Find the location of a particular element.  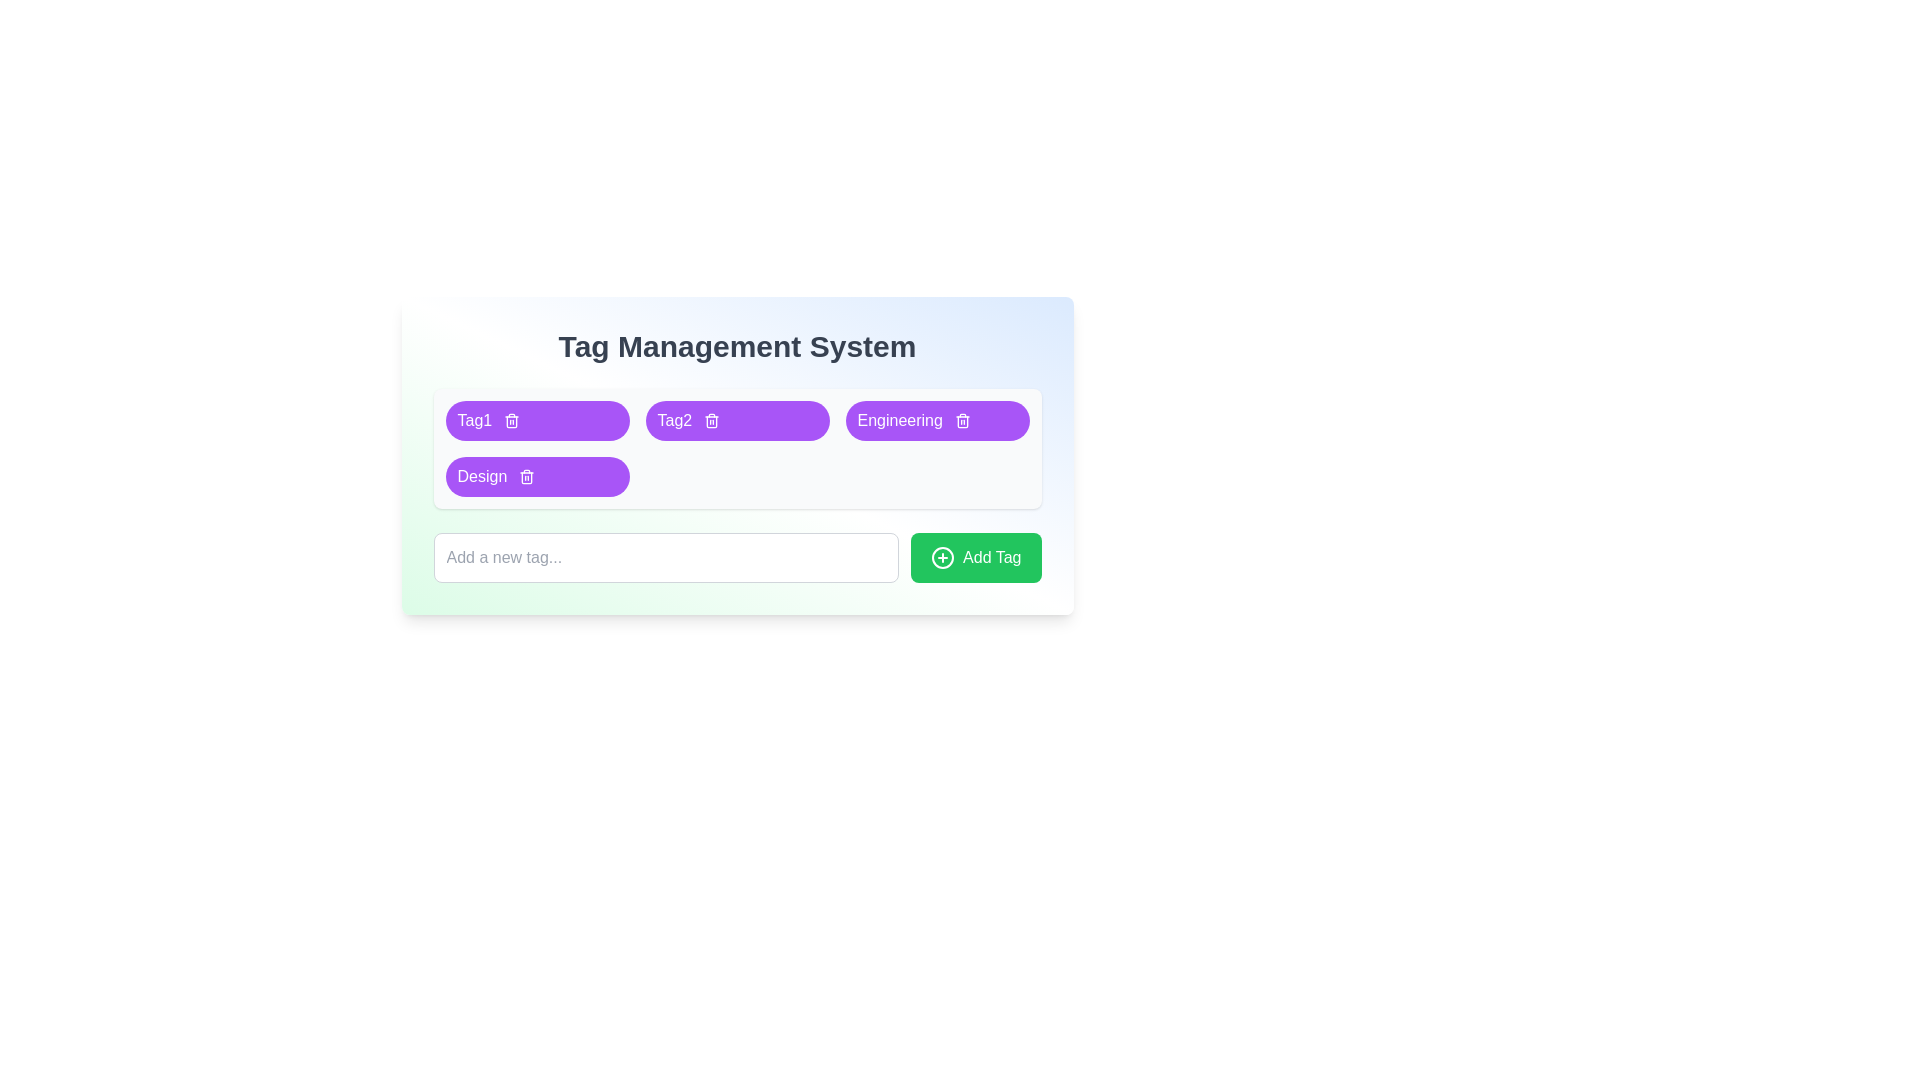

the small interactive trash can icon with a white outline and purple background located at the far-right side of the 'Engineering' tag is located at coordinates (962, 419).